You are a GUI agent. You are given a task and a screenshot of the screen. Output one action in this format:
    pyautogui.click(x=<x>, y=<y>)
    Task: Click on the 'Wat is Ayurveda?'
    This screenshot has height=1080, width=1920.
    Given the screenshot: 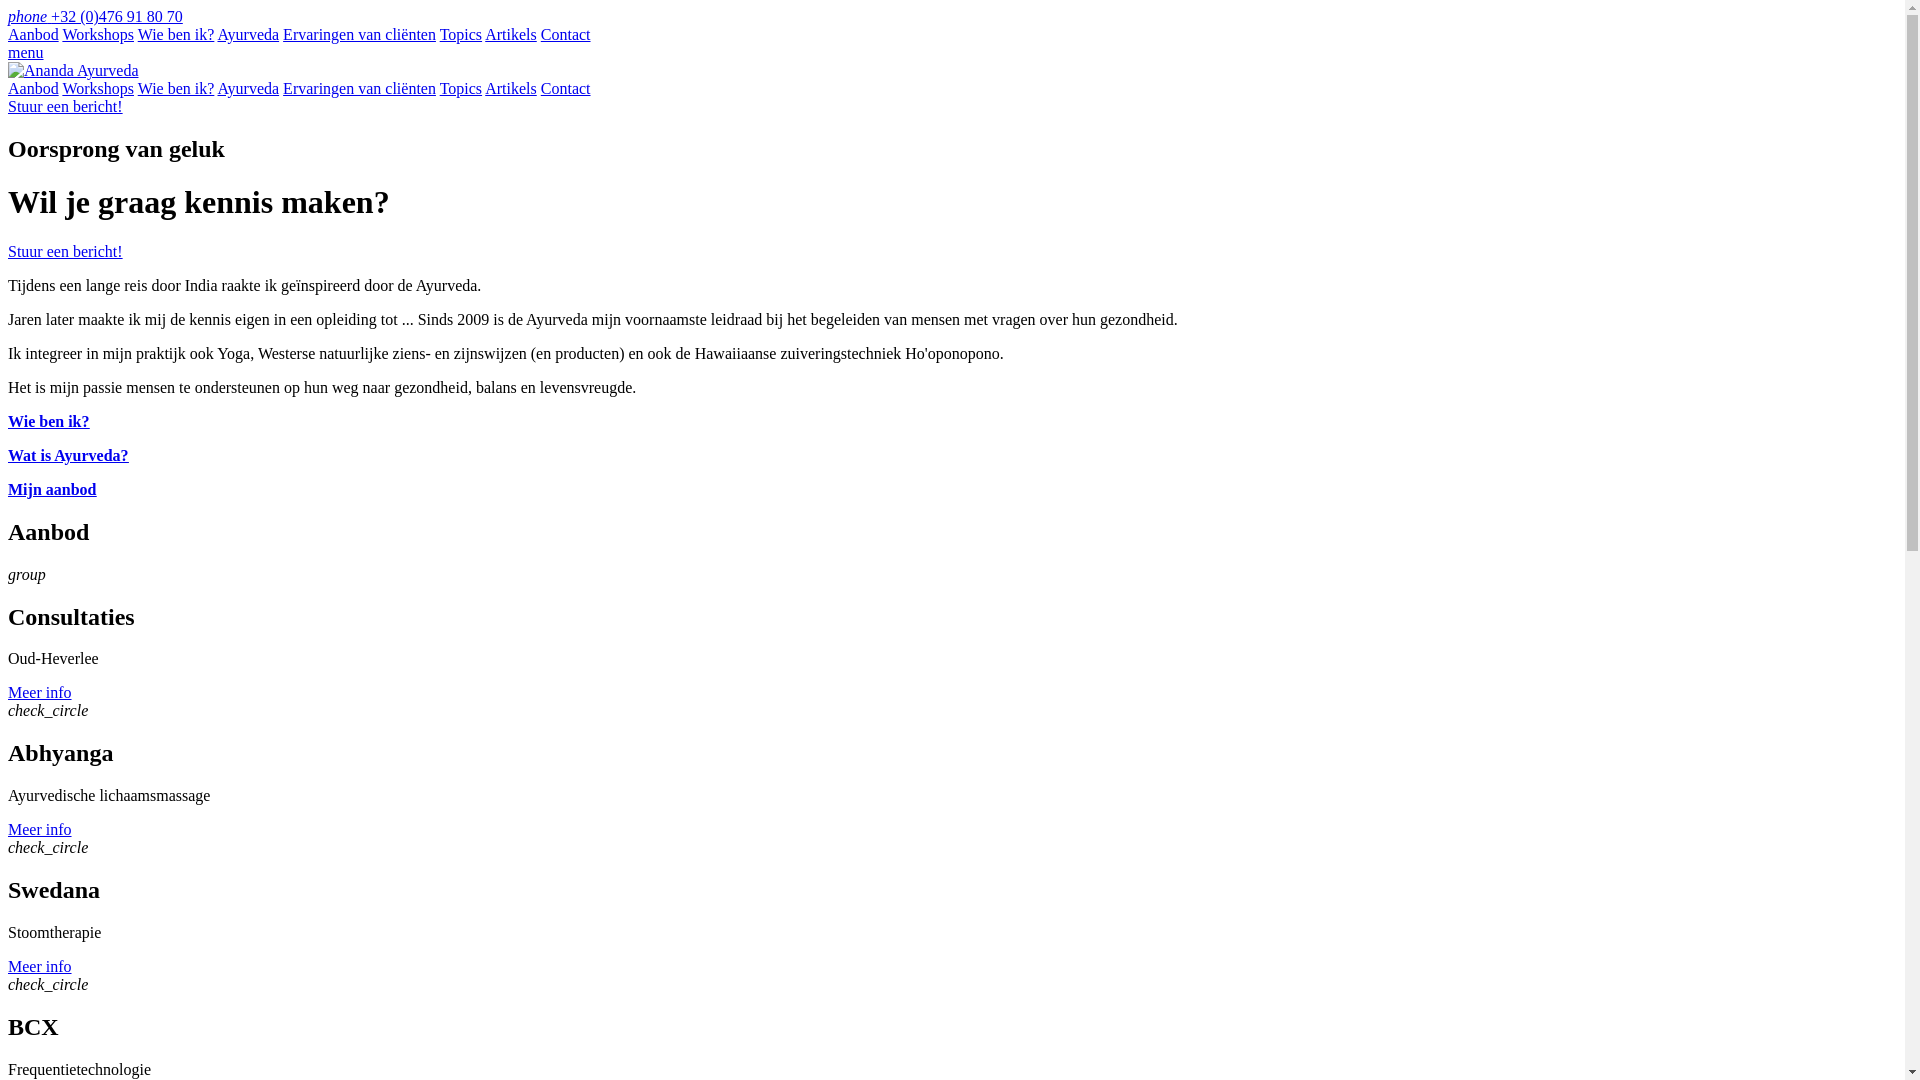 What is the action you would take?
    pyautogui.click(x=68, y=455)
    